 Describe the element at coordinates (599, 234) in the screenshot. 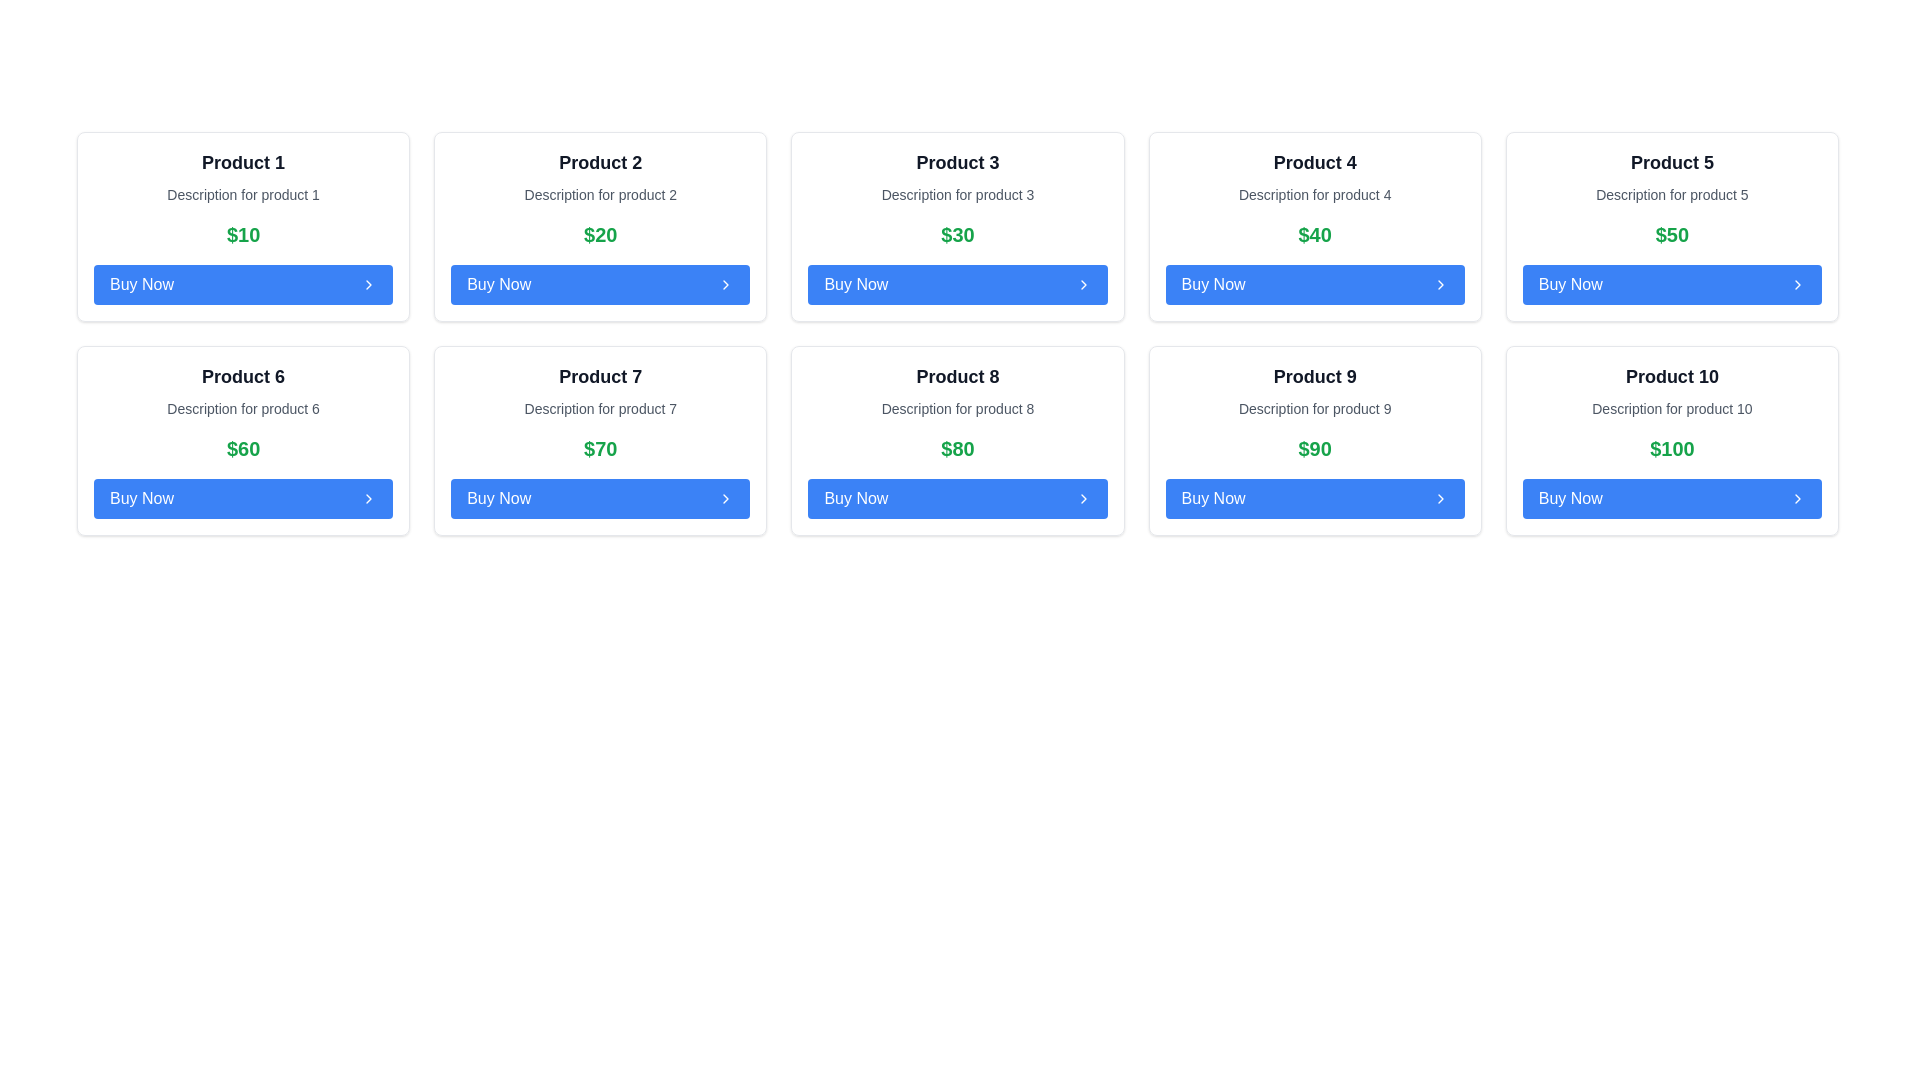

I see `the Text display showing '$20' in a bold, large green font, which is positioned centrally within the 'Product 2' card, located directly below the product title and description` at that location.